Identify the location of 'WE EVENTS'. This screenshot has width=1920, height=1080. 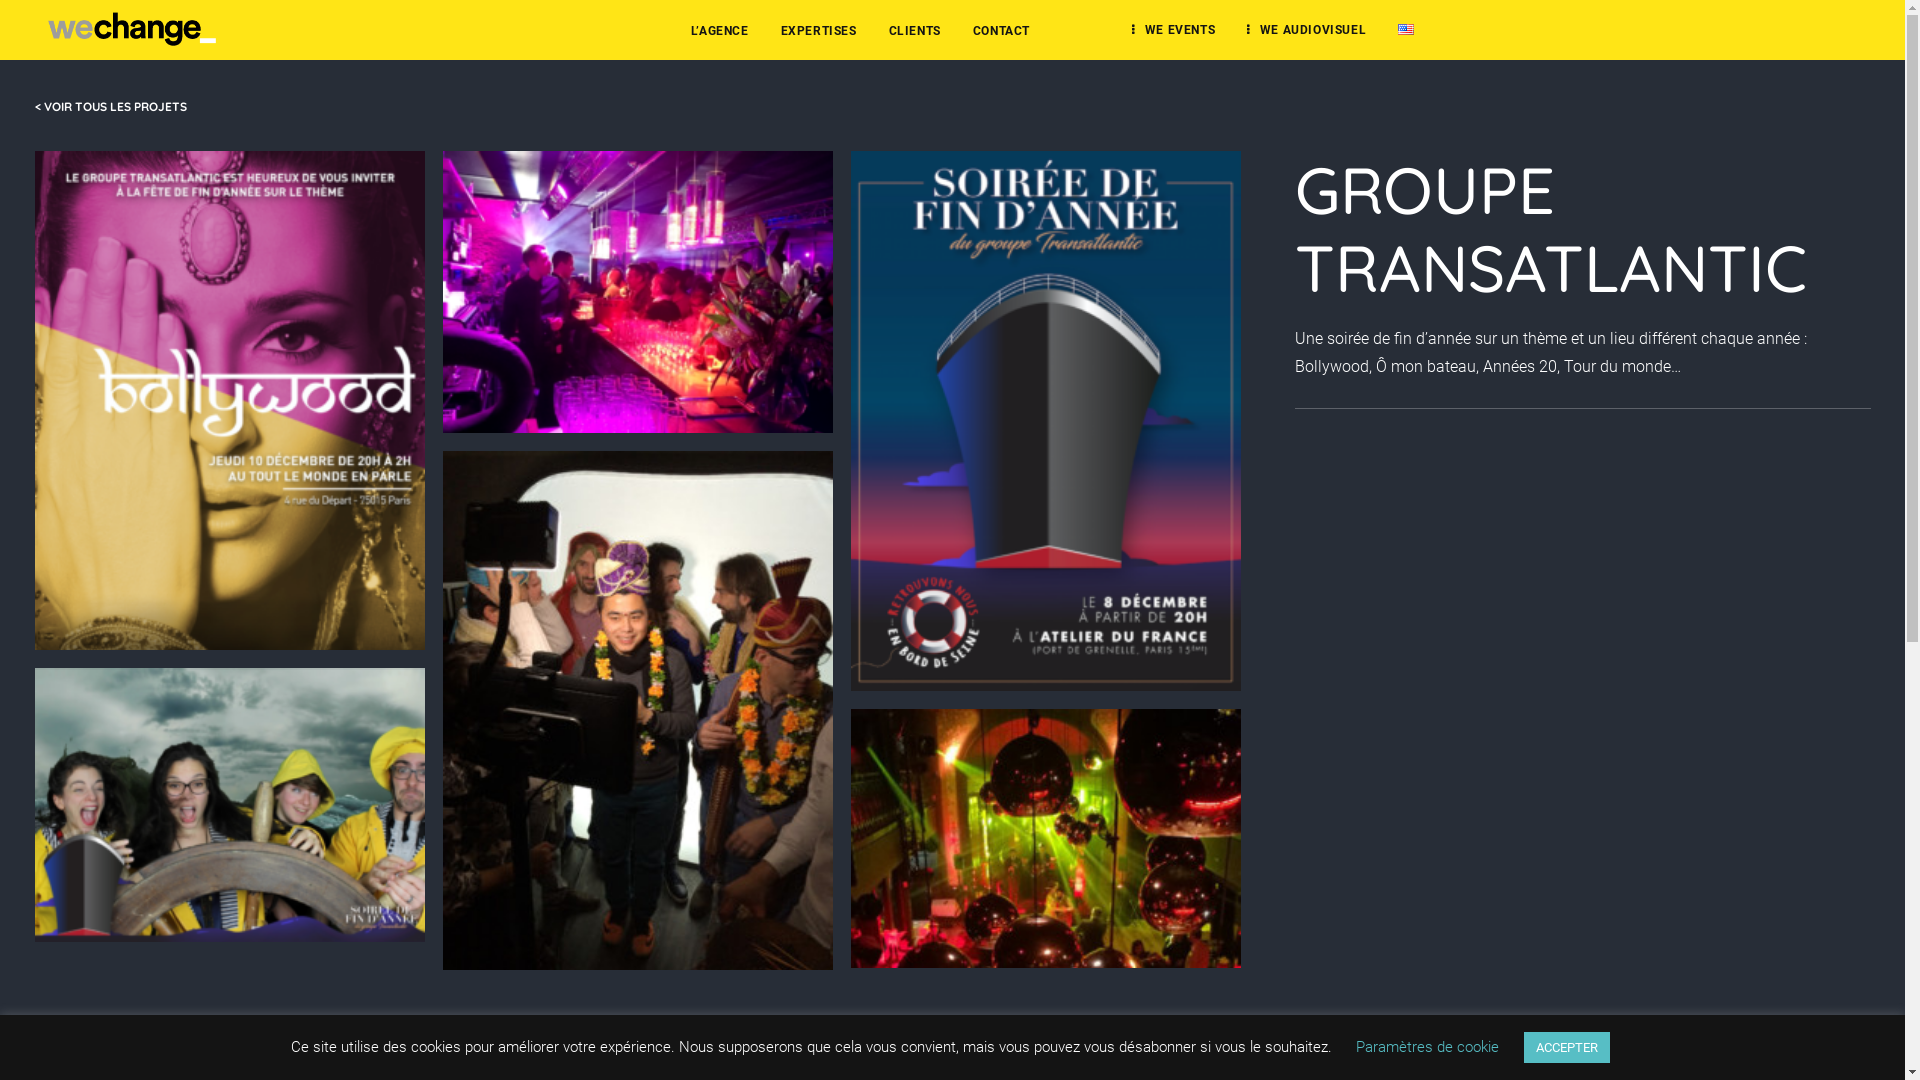
(1173, 29).